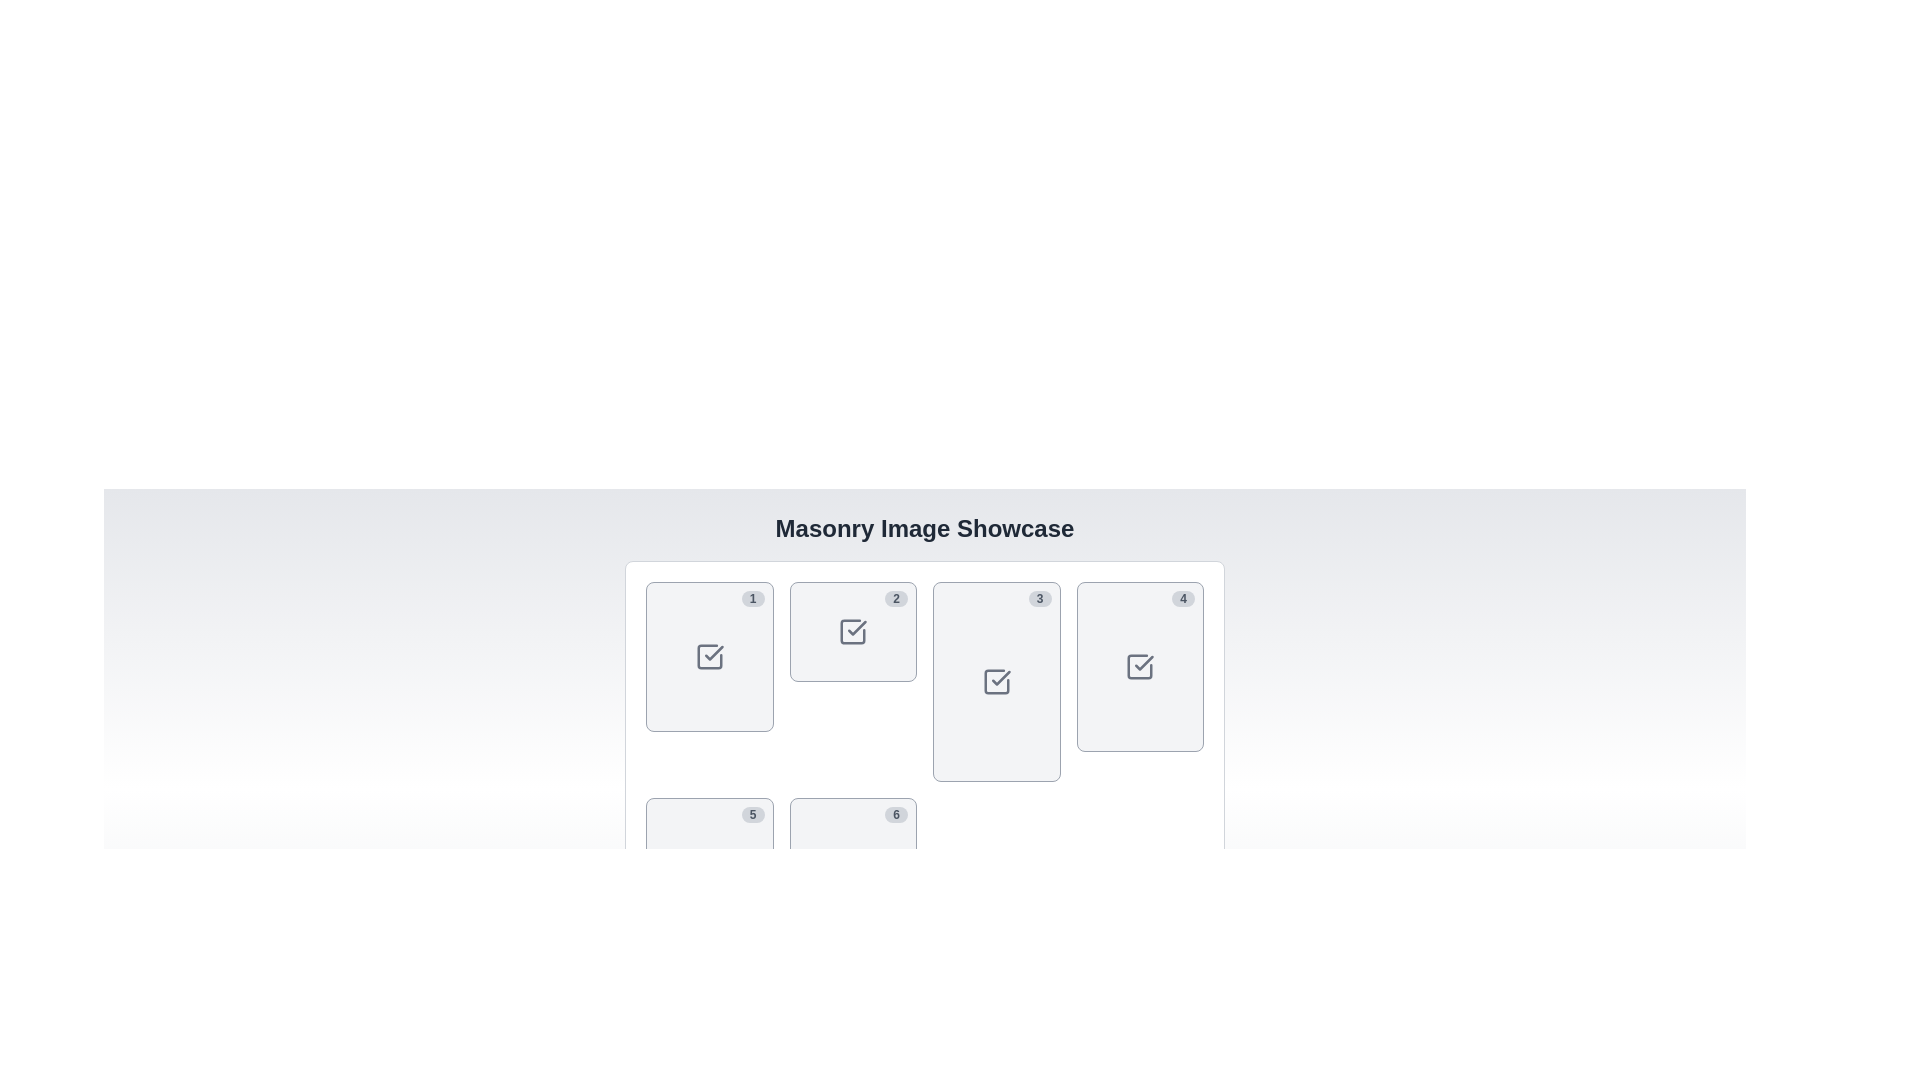 Image resolution: width=1920 pixels, height=1080 pixels. I want to click on the call-to-action overlay in the fourth card of the 'Masonry Image Showcase', so click(1140, 667).